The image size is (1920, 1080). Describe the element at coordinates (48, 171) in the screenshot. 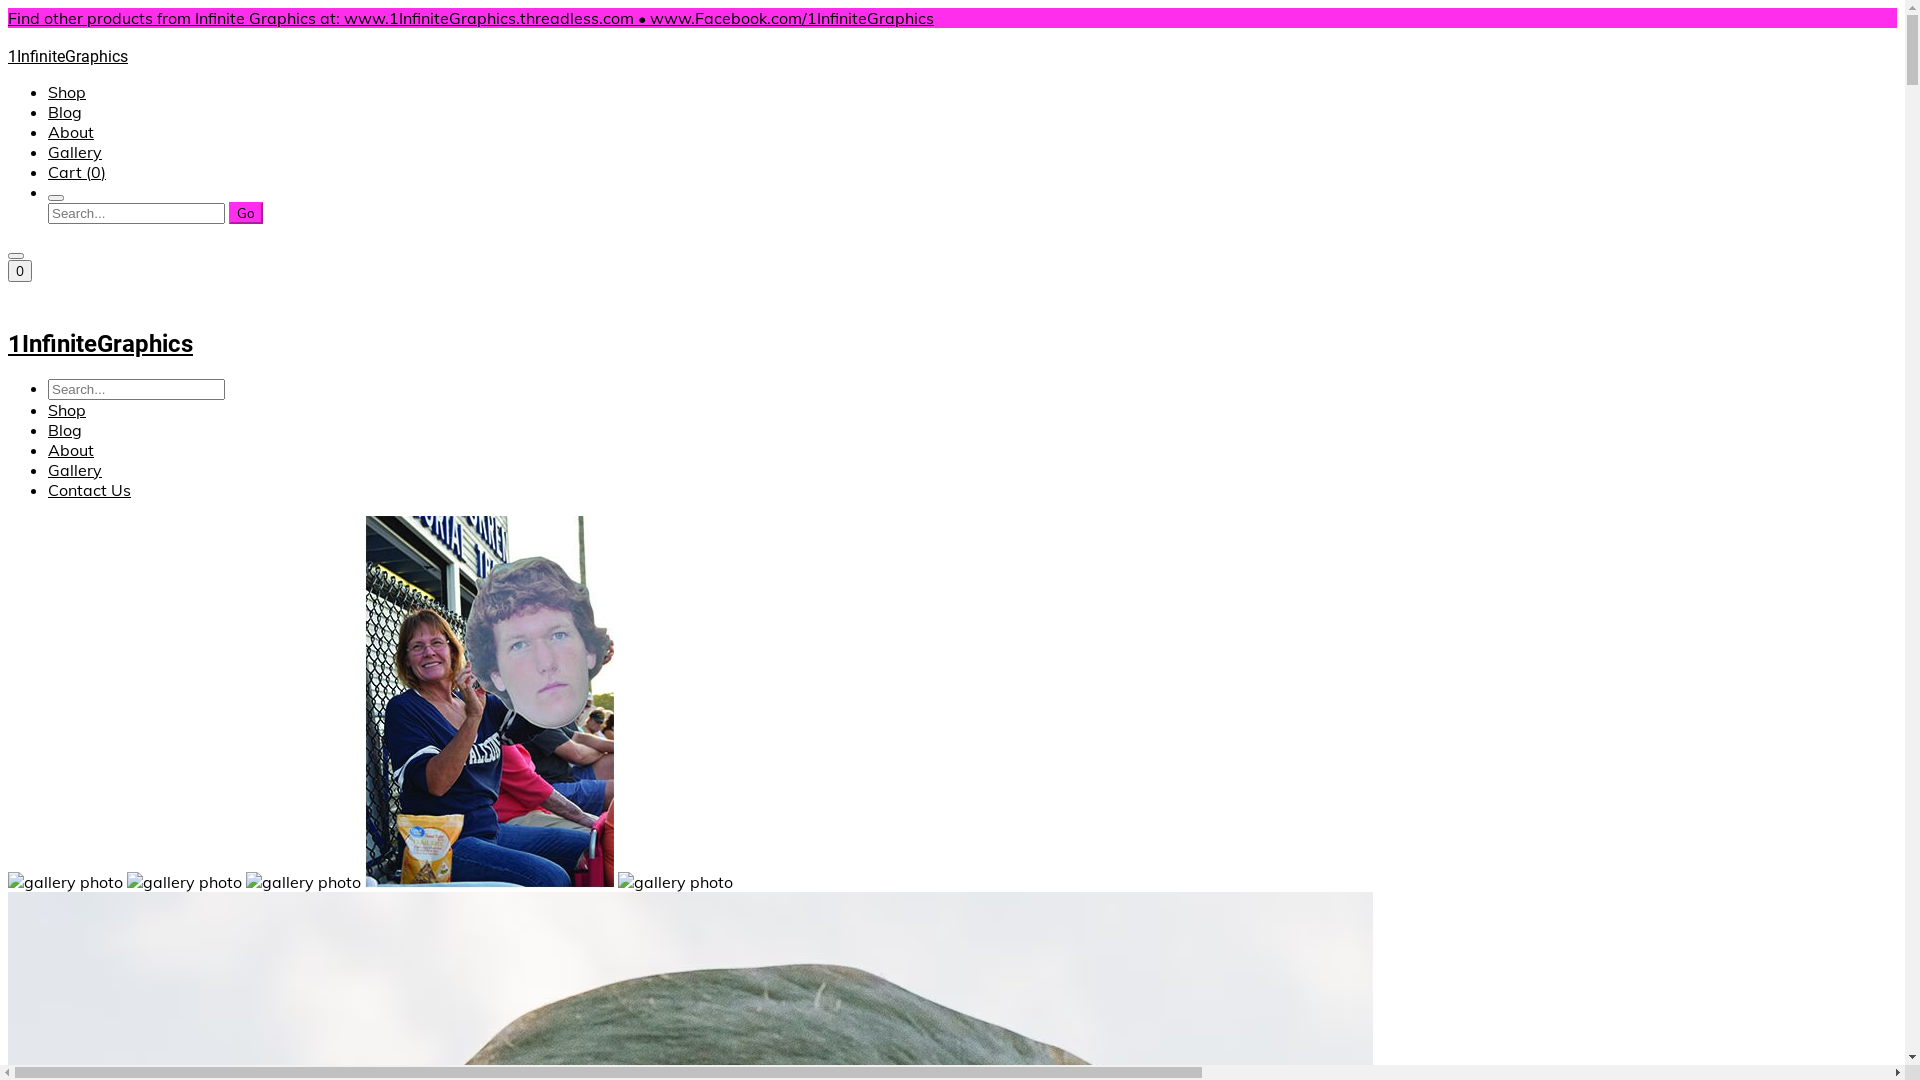

I see `'Cart (0)'` at that location.